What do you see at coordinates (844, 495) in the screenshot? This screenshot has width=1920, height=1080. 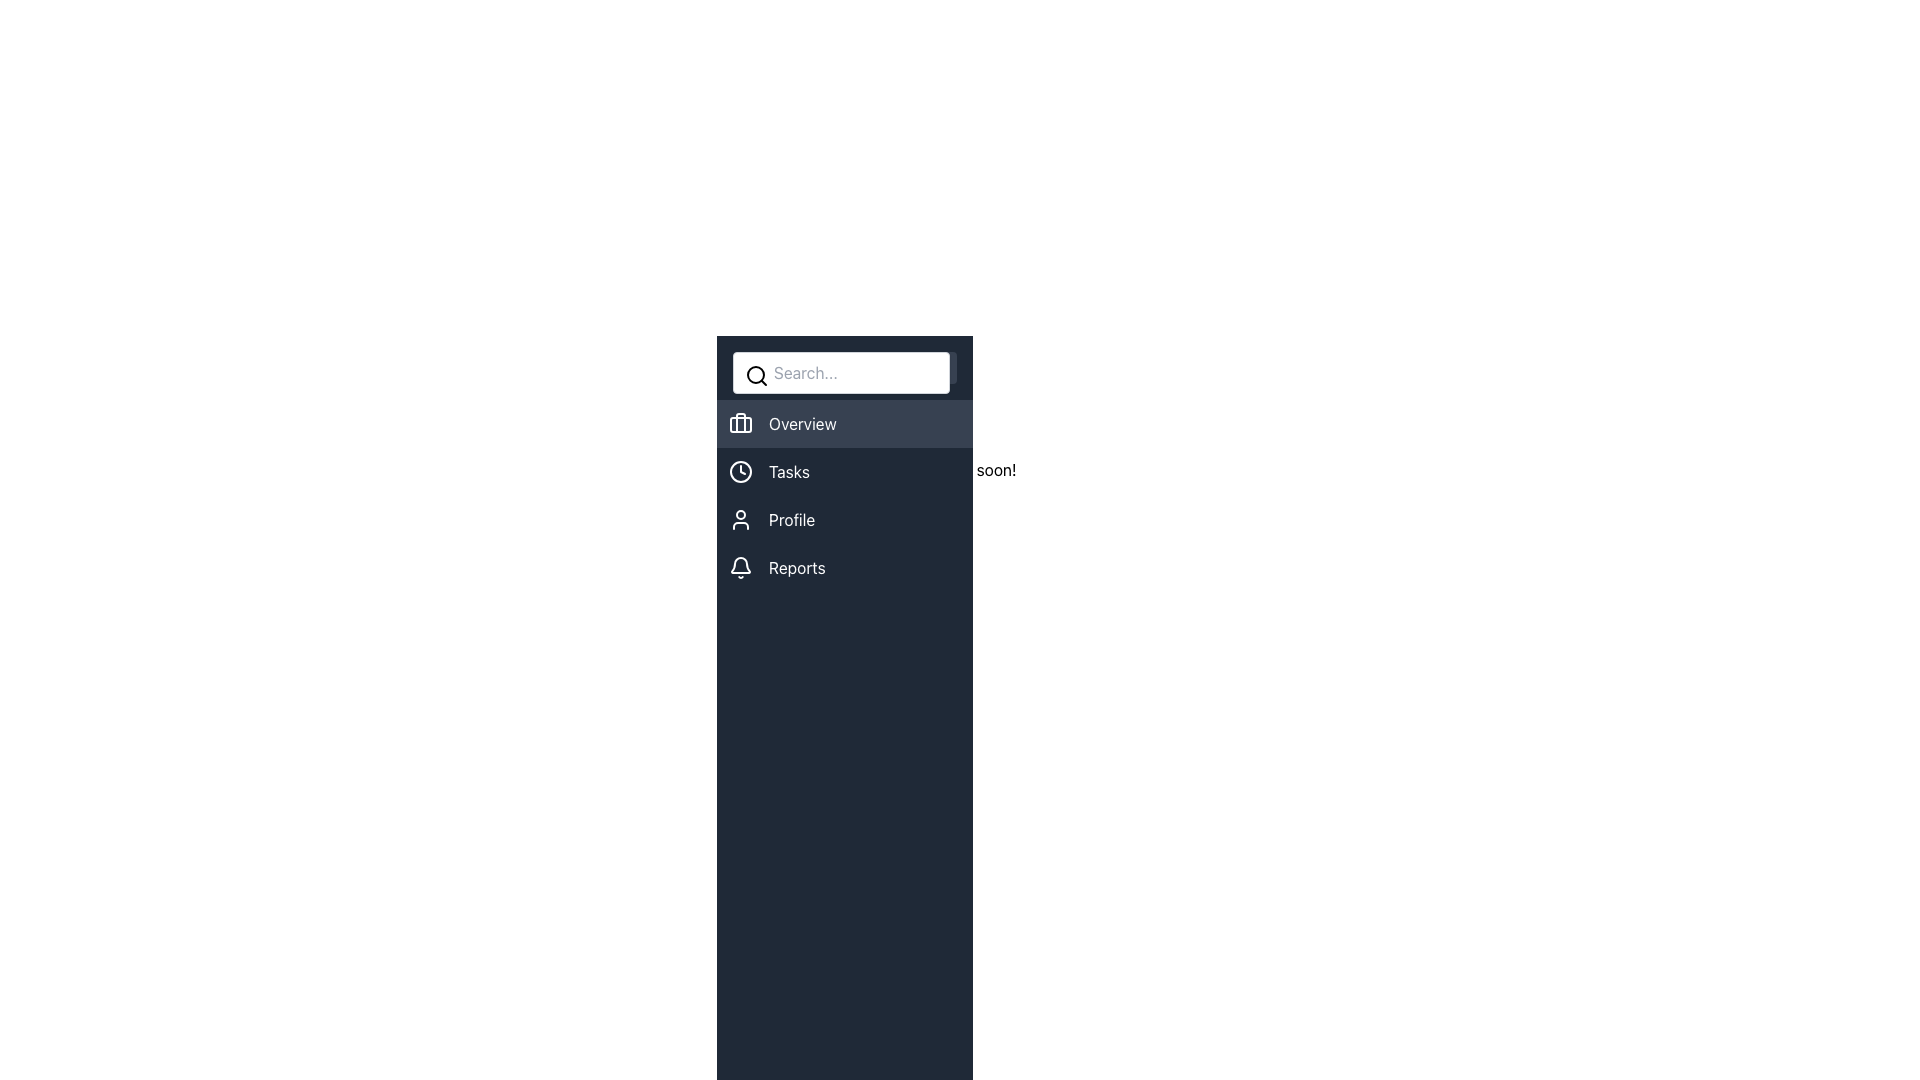 I see `the second item in the vertical navigation menu on the left sidebar, which navigates to the 'Tasks' section` at bounding box center [844, 495].